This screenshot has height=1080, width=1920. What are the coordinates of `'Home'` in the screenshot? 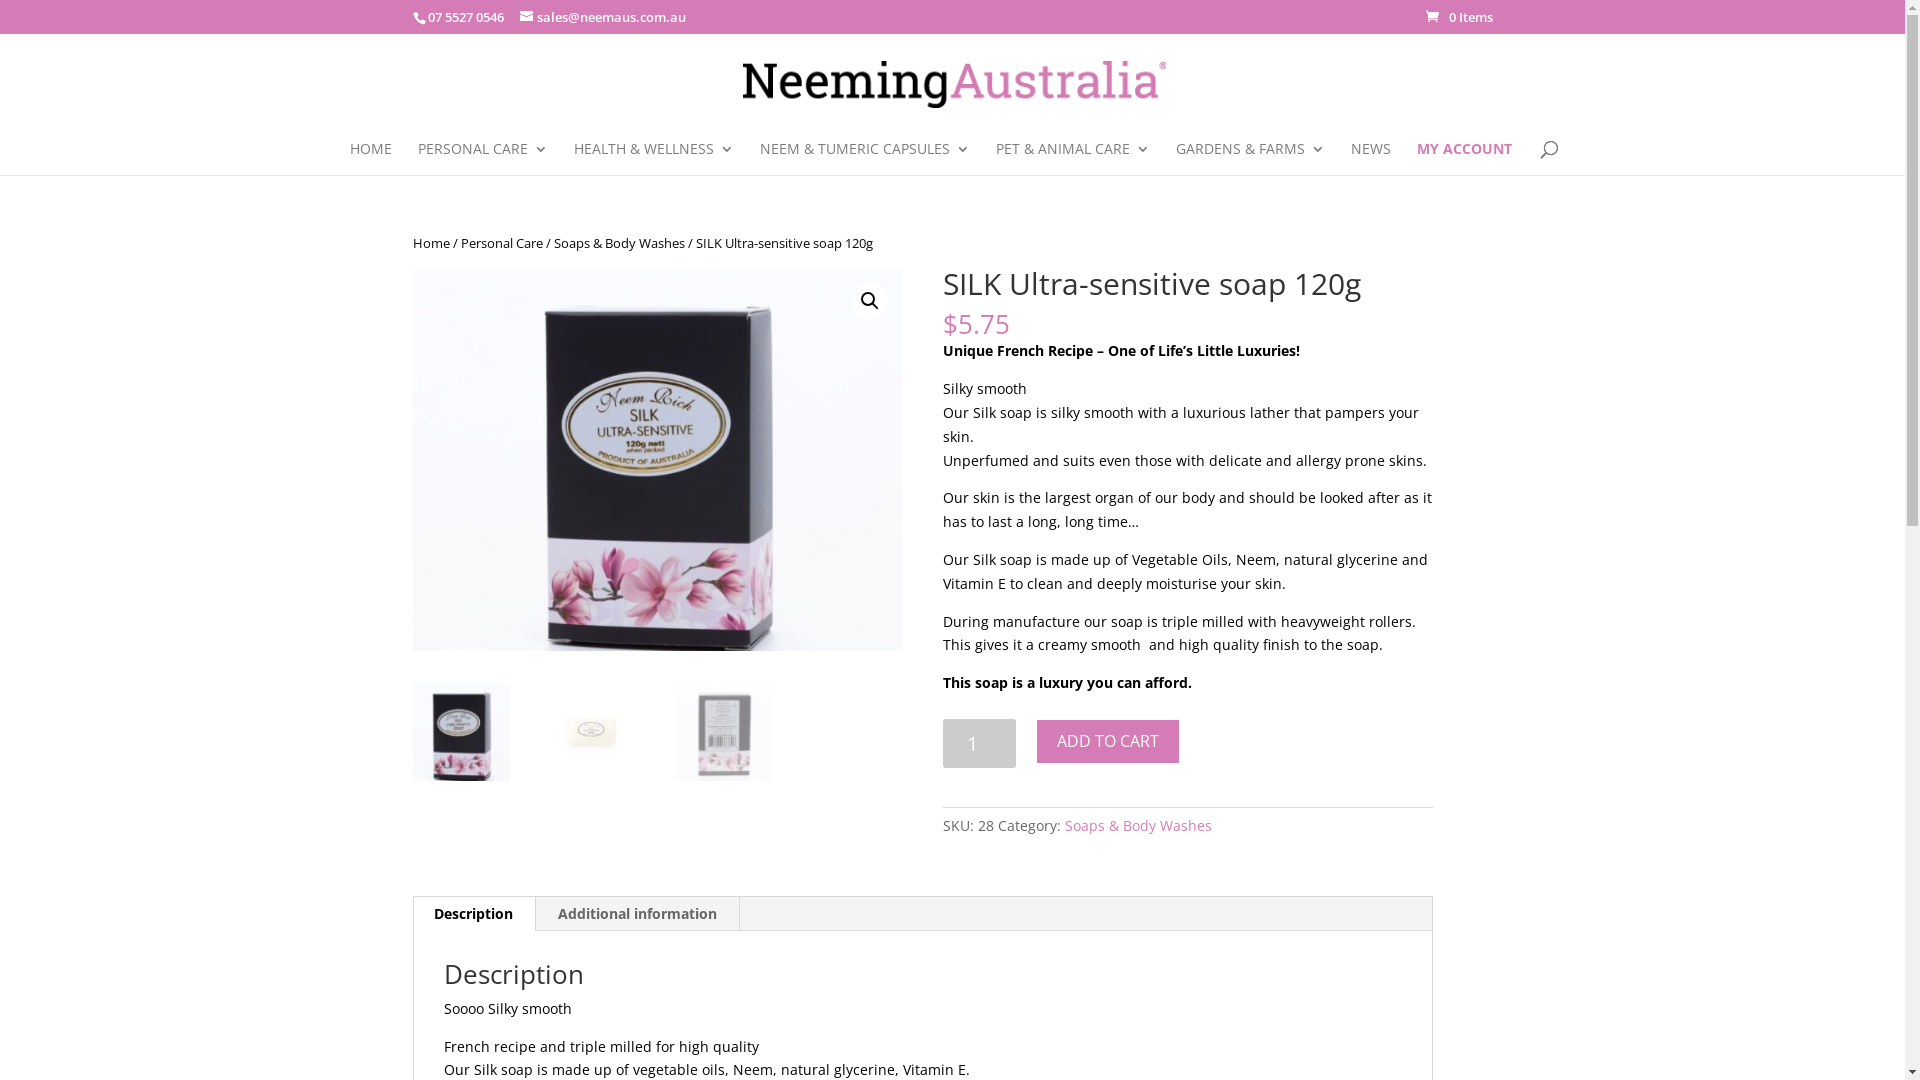 It's located at (429, 242).